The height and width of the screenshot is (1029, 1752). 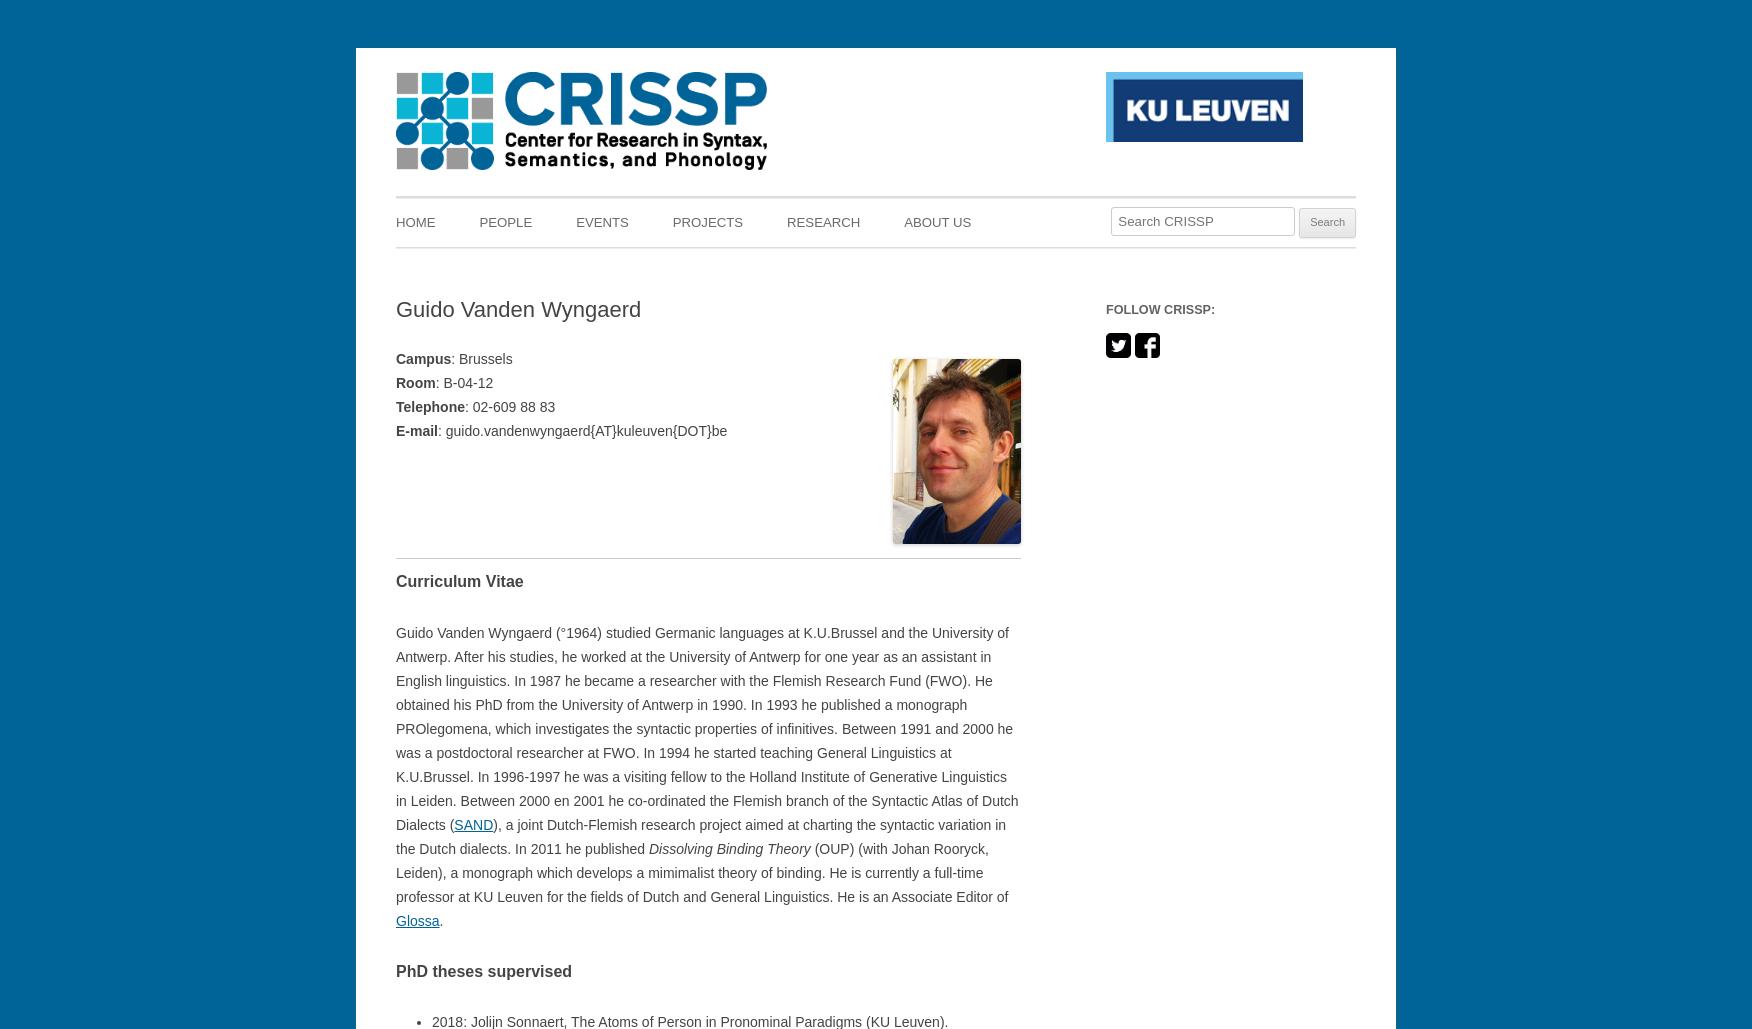 What do you see at coordinates (701, 870) in the screenshot?
I see `'(OUP) (with Johan Rooryck, Leiden), a monograph which develops a mimimalist theory of binding. He is currently a full-time professor at KU Leuven for the fields of Dutch and General Linguistics. He is an Associate Editor of'` at bounding box center [701, 870].